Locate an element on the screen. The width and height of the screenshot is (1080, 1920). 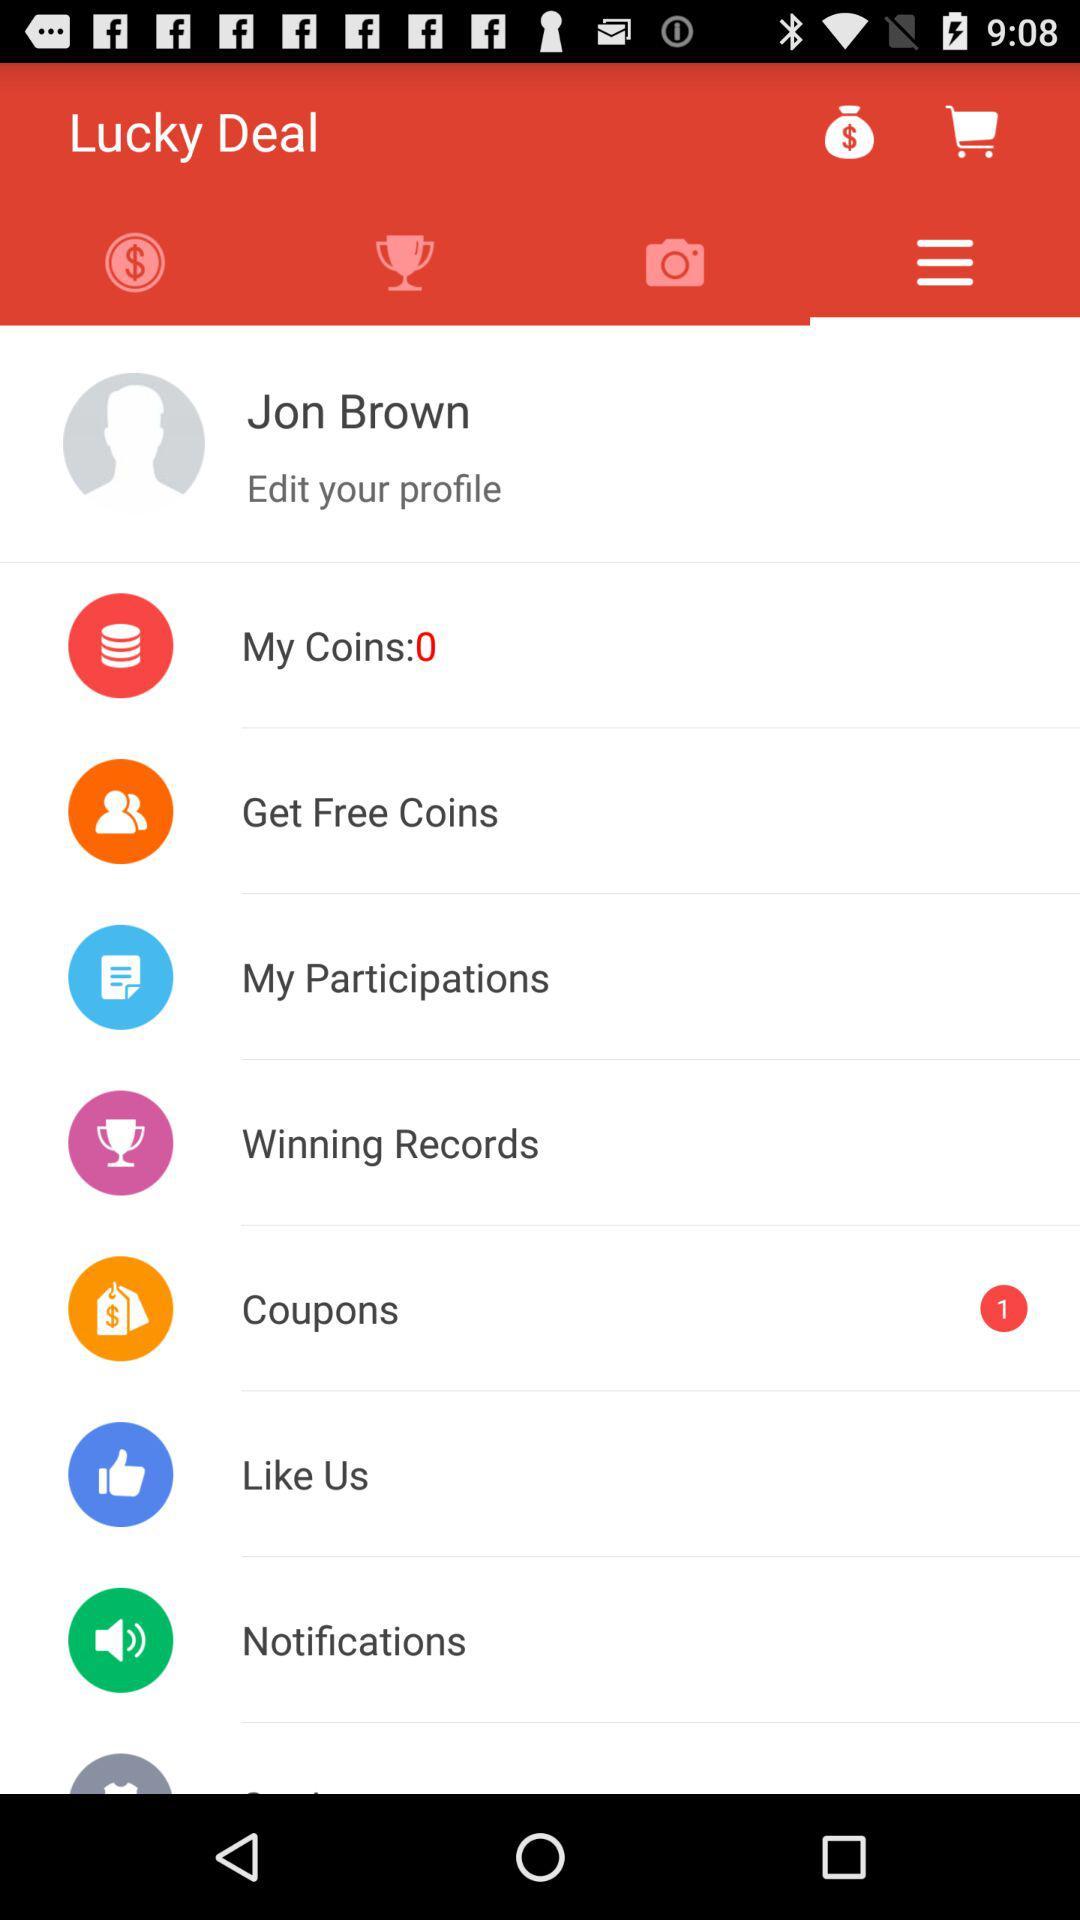
the shopping cart is located at coordinates (970, 130).